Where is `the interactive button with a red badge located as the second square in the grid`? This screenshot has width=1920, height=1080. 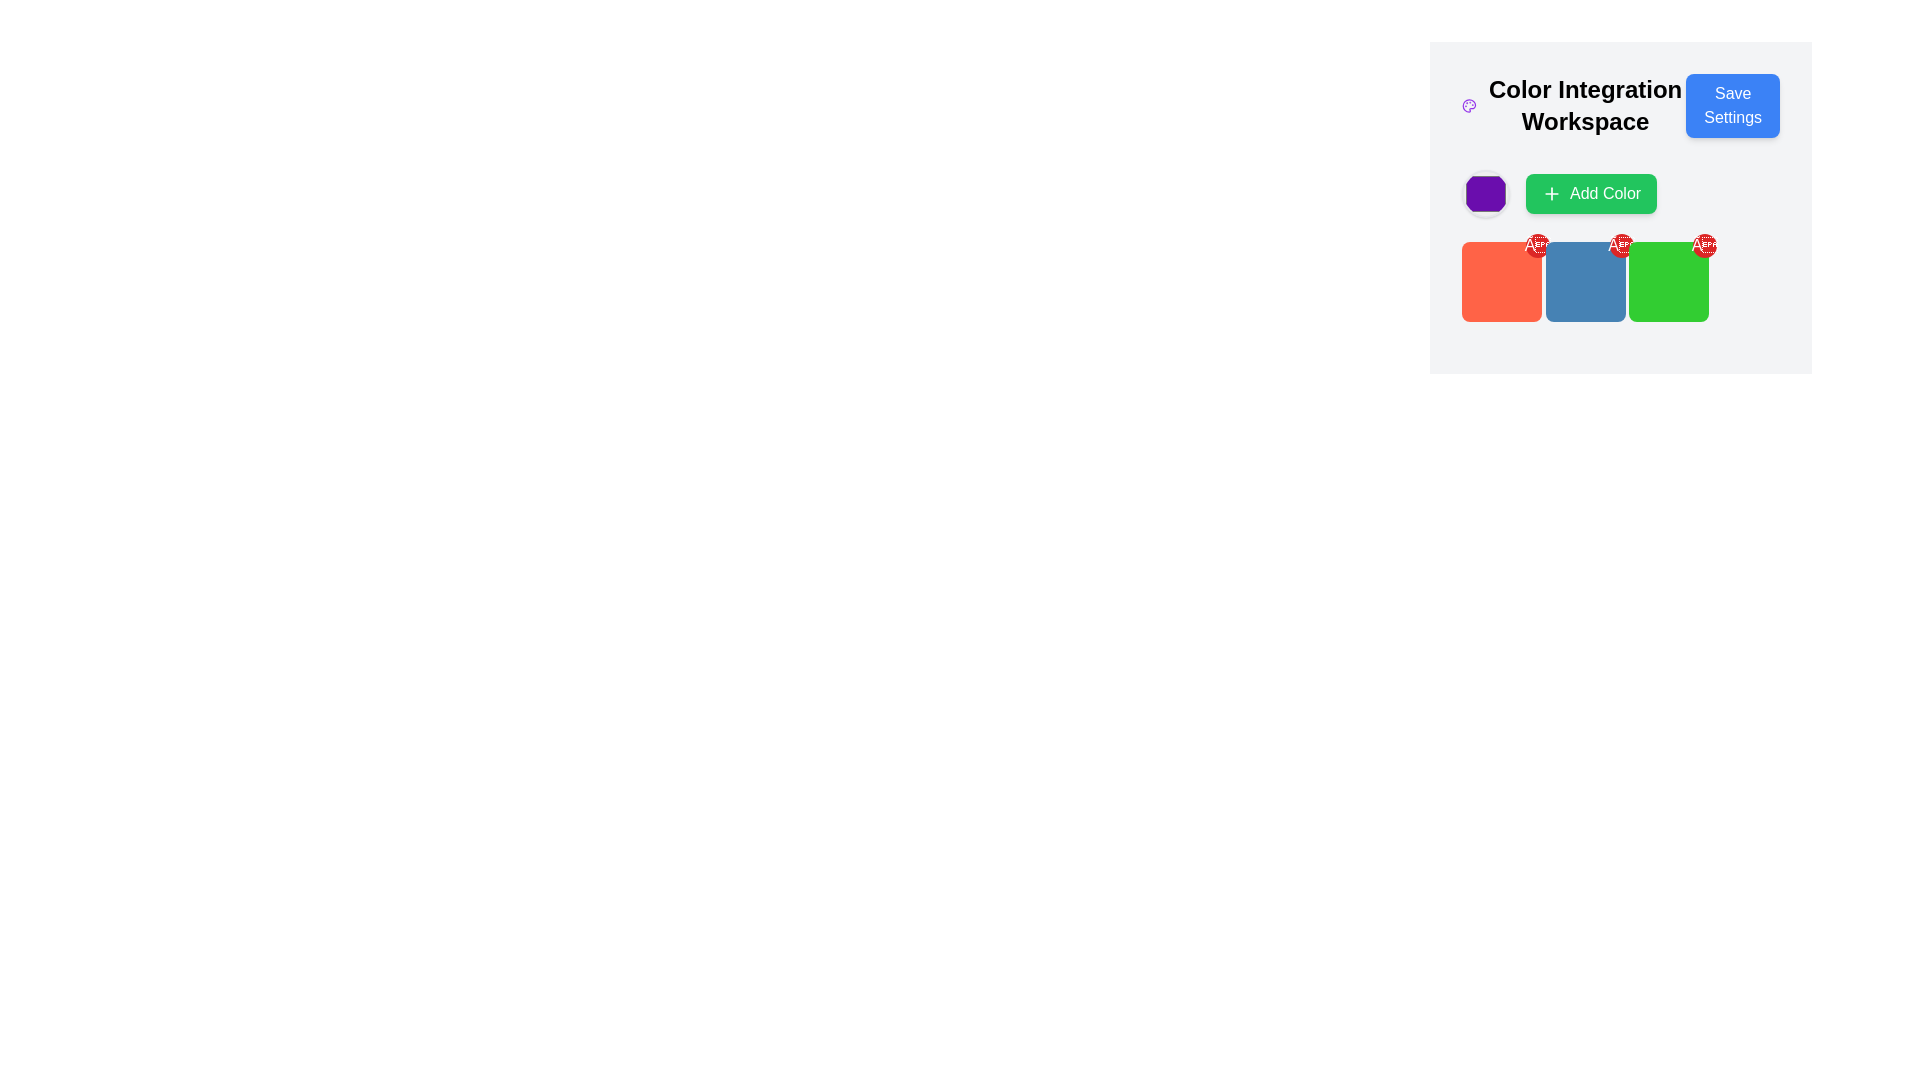 the interactive button with a red badge located as the second square in the grid is located at coordinates (1584, 281).